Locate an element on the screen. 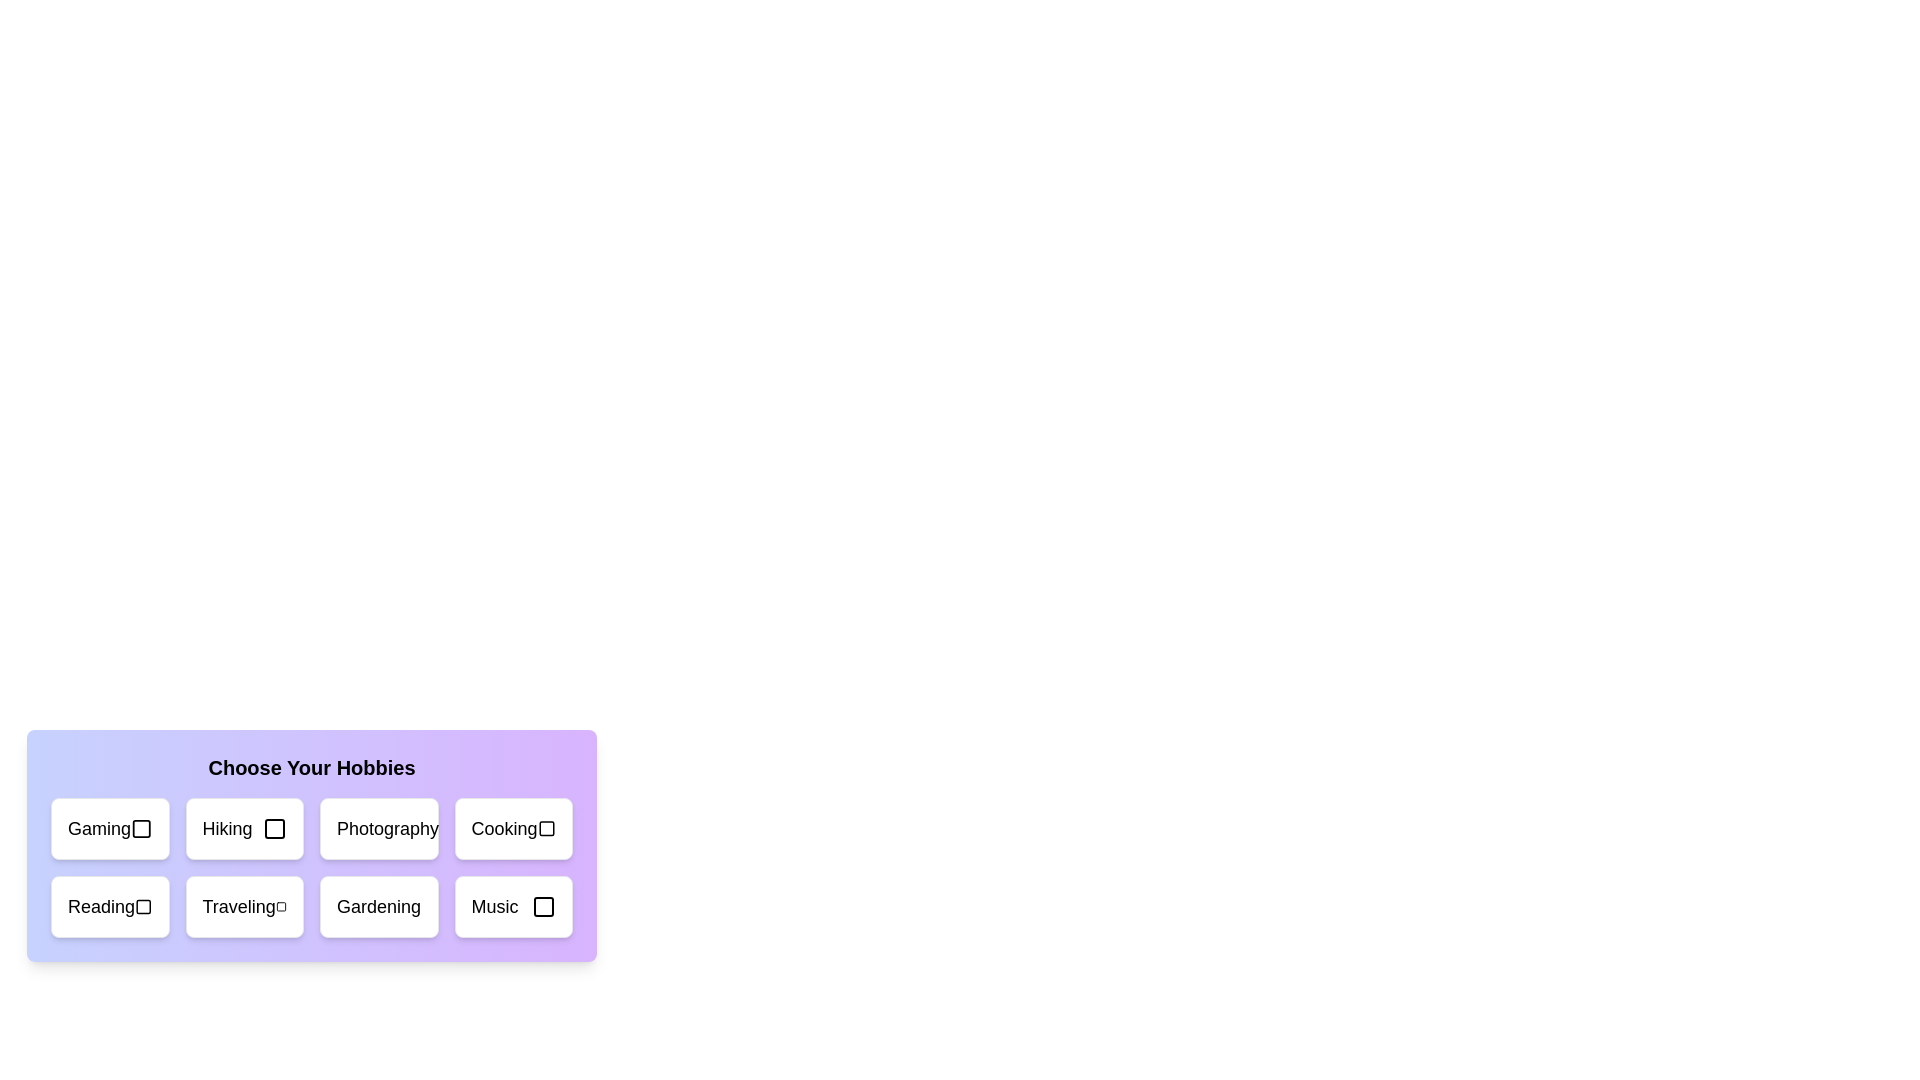 The width and height of the screenshot is (1920, 1080). the hobby card labeled 'Hiking' is located at coordinates (243, 829).